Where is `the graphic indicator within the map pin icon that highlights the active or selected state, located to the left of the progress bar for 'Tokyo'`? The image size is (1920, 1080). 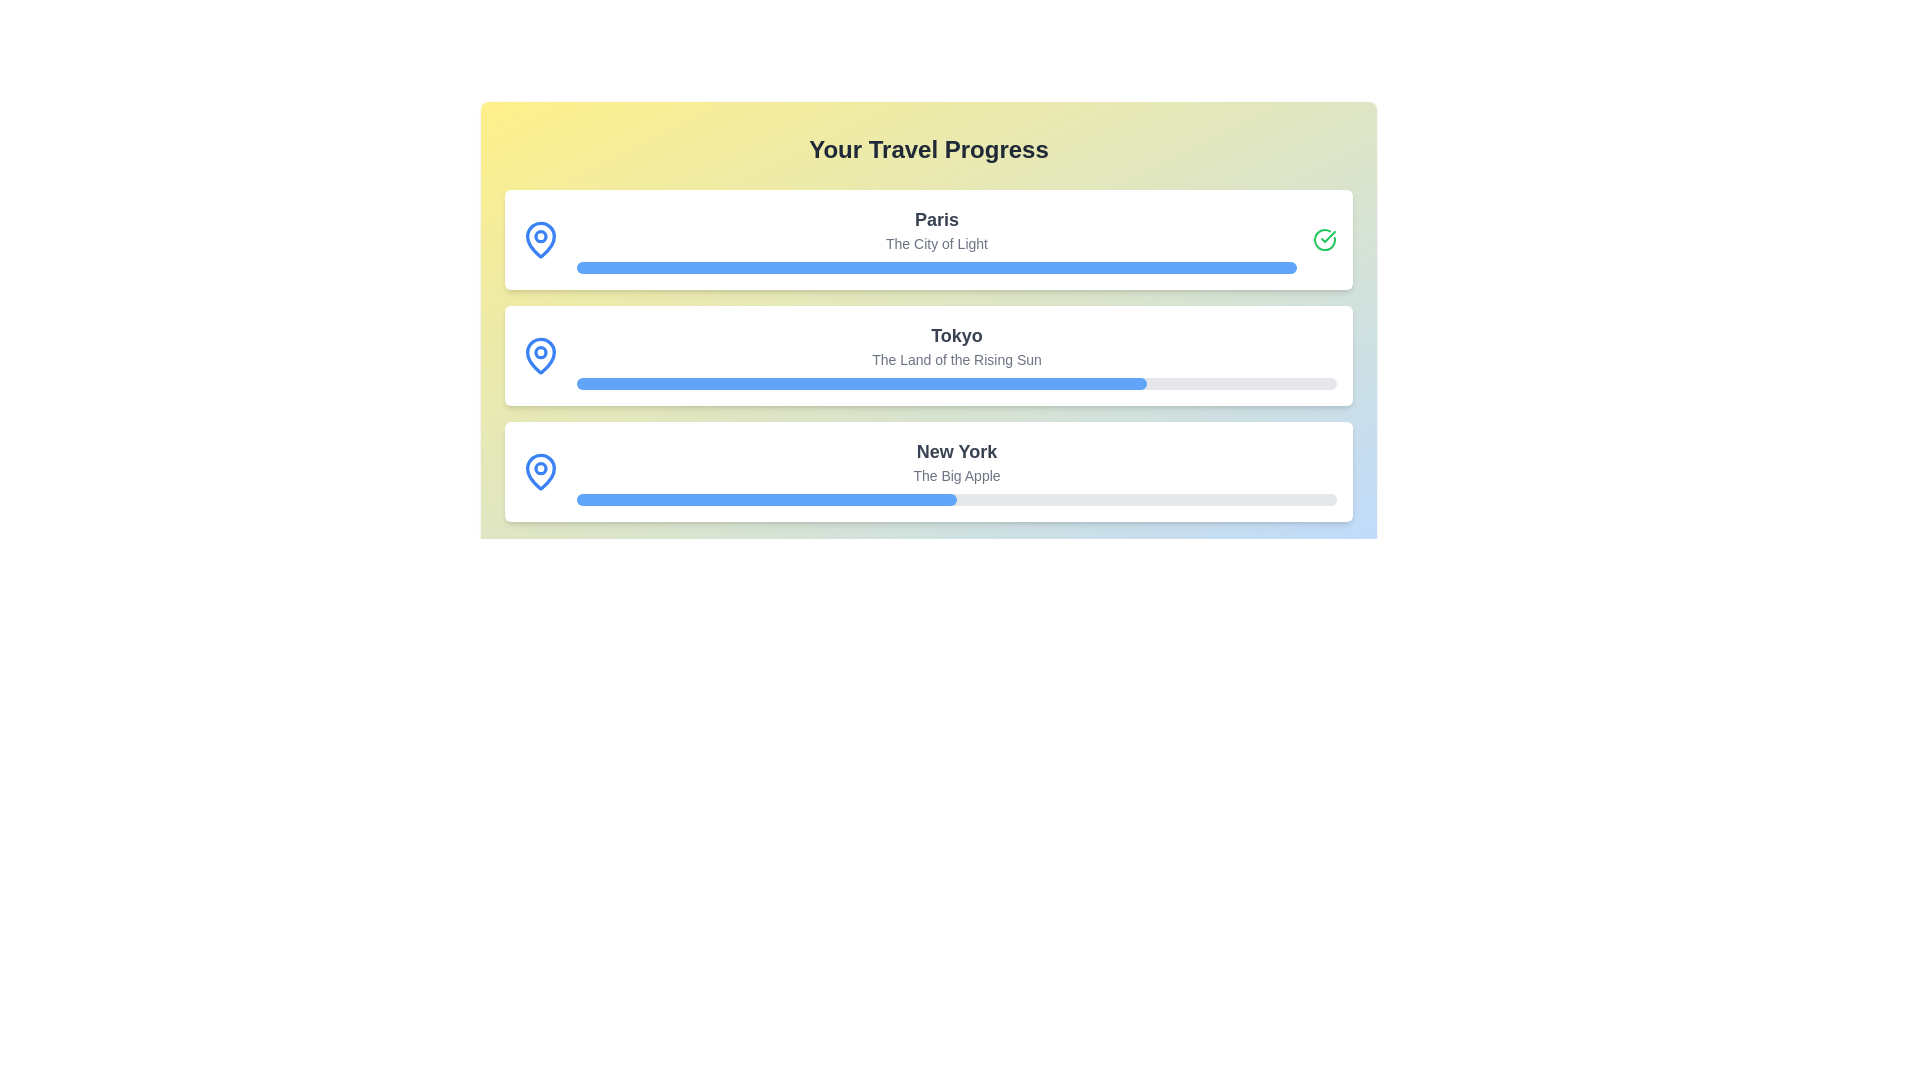
the graphic indicator within the map pin icon that highlights the active or selected state, located to the left of the progress bar for 'Tokyo' is located at coordinates (541, 350).